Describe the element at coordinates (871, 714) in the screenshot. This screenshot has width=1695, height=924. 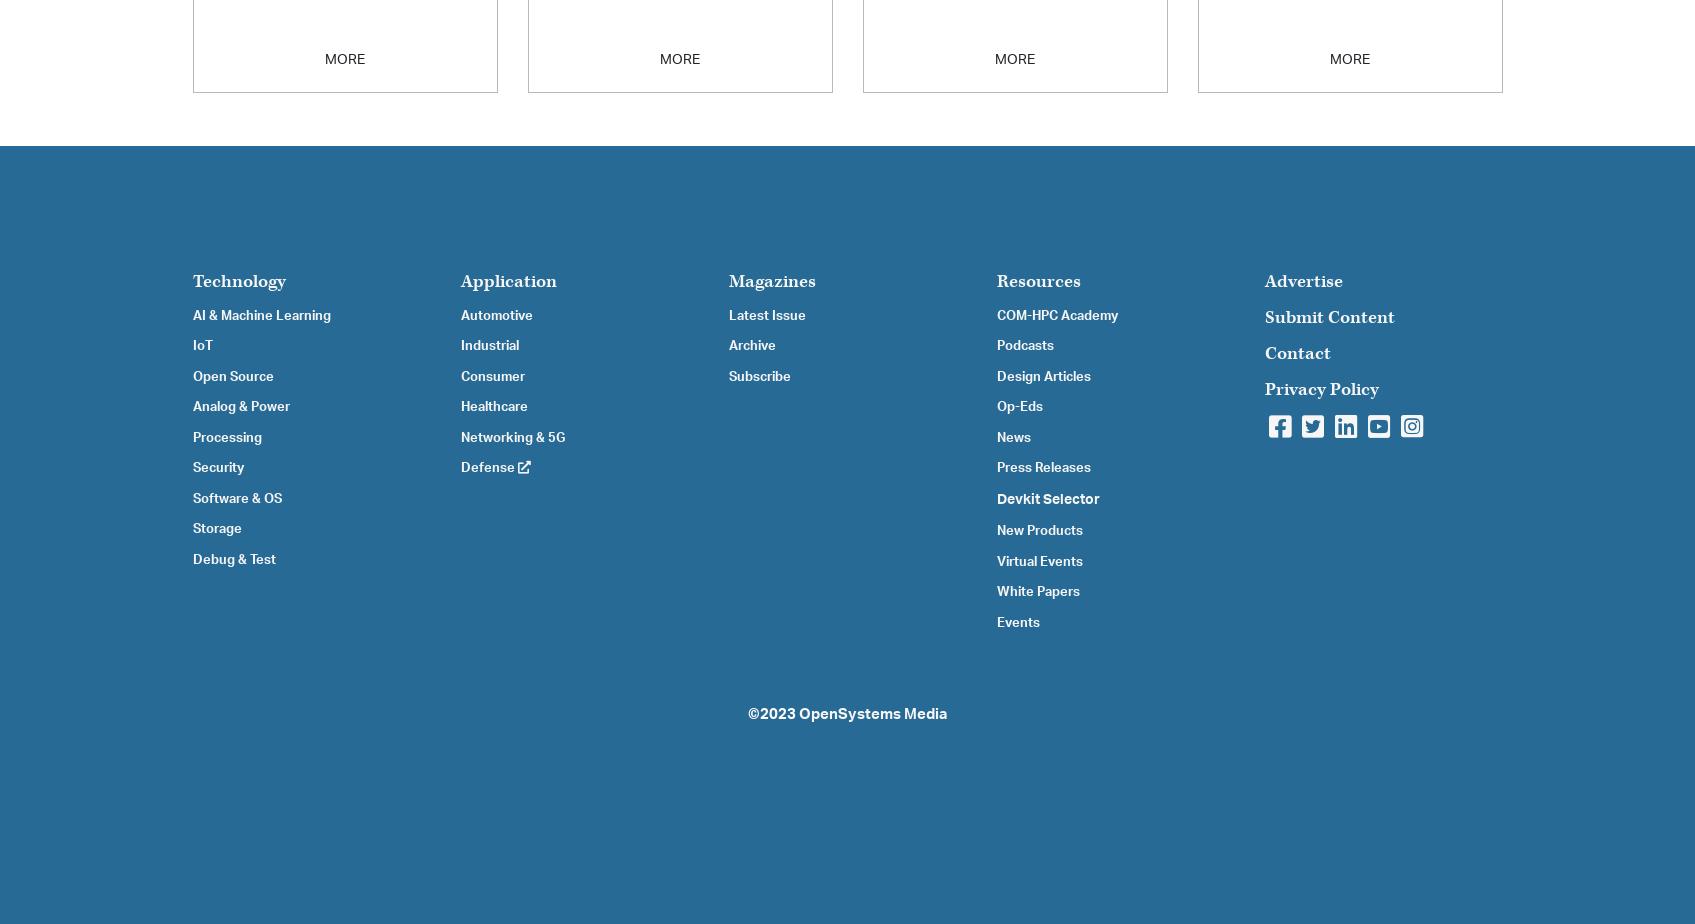
I see `'OpenSystems Media'` at that location.